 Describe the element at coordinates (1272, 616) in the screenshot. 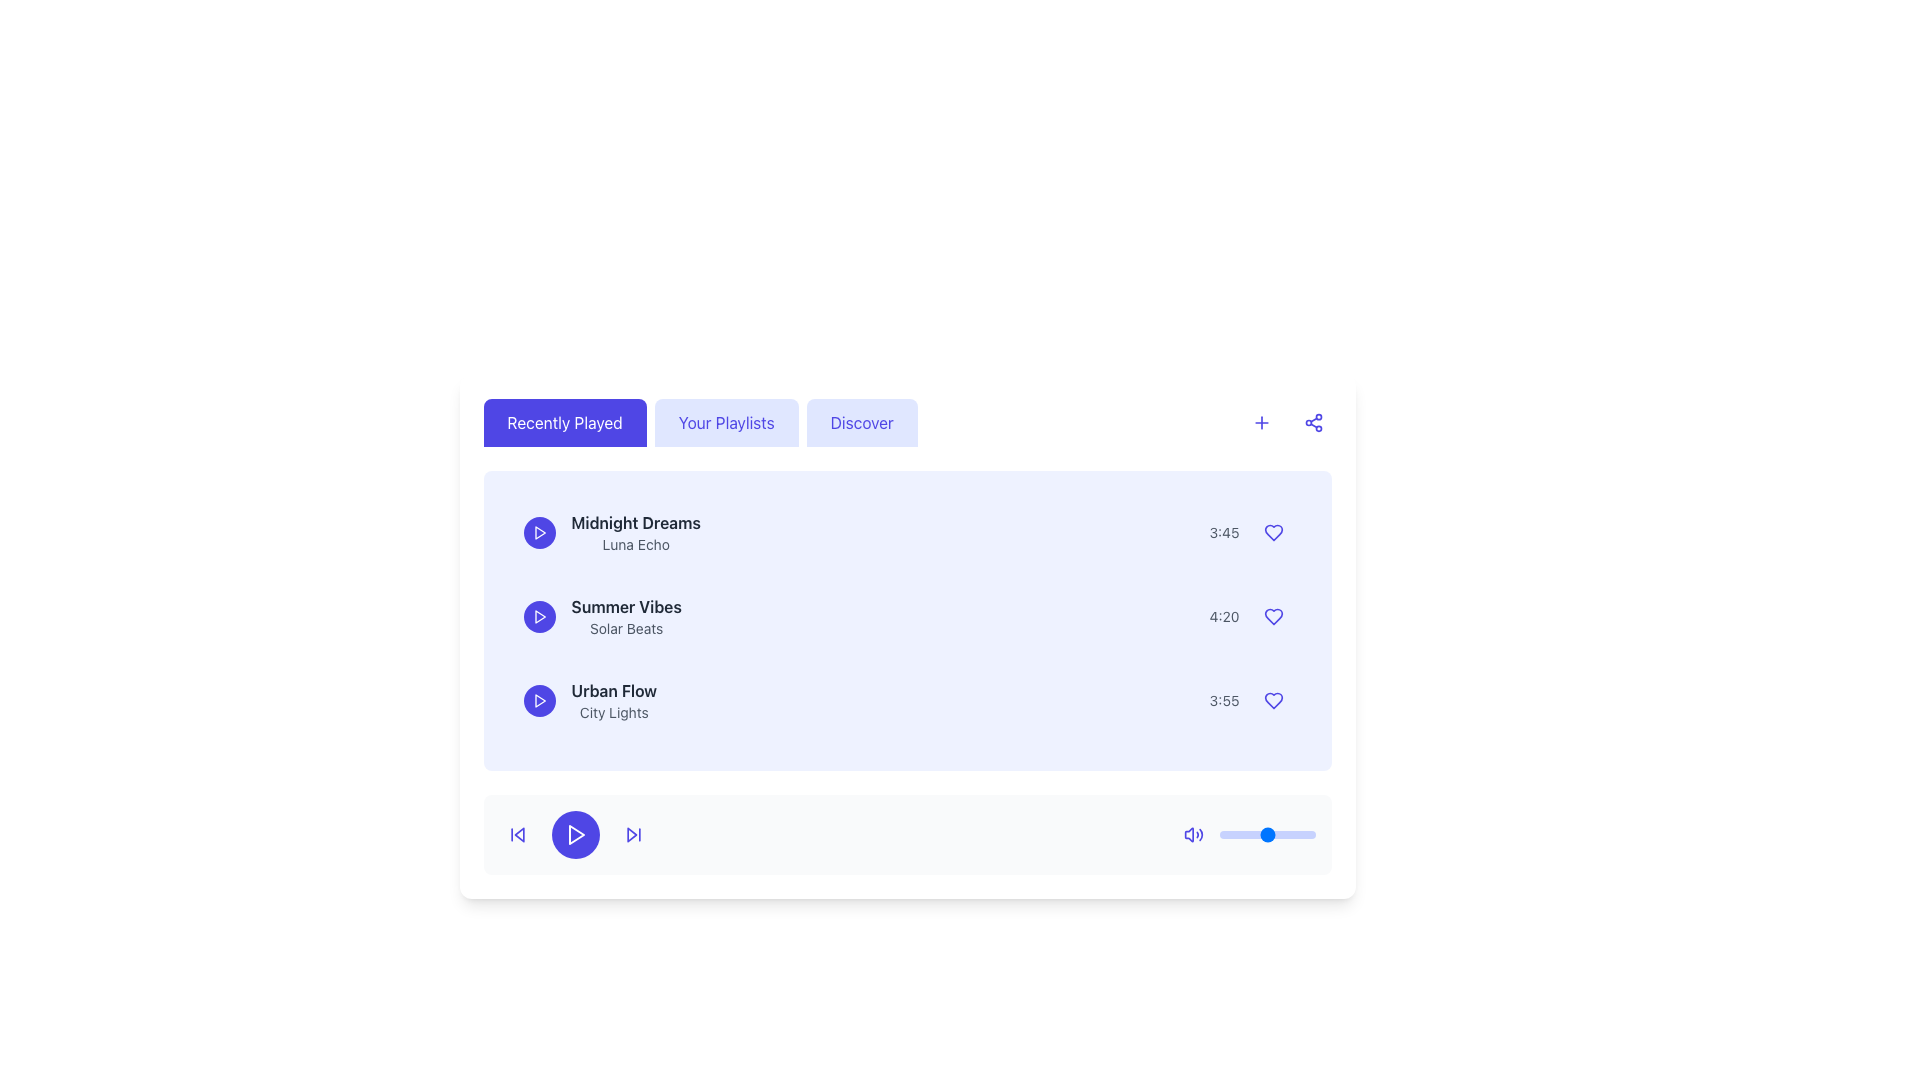

I see `the heart-shaped indicator icon for the song 'Summer Vibes'` at that location.